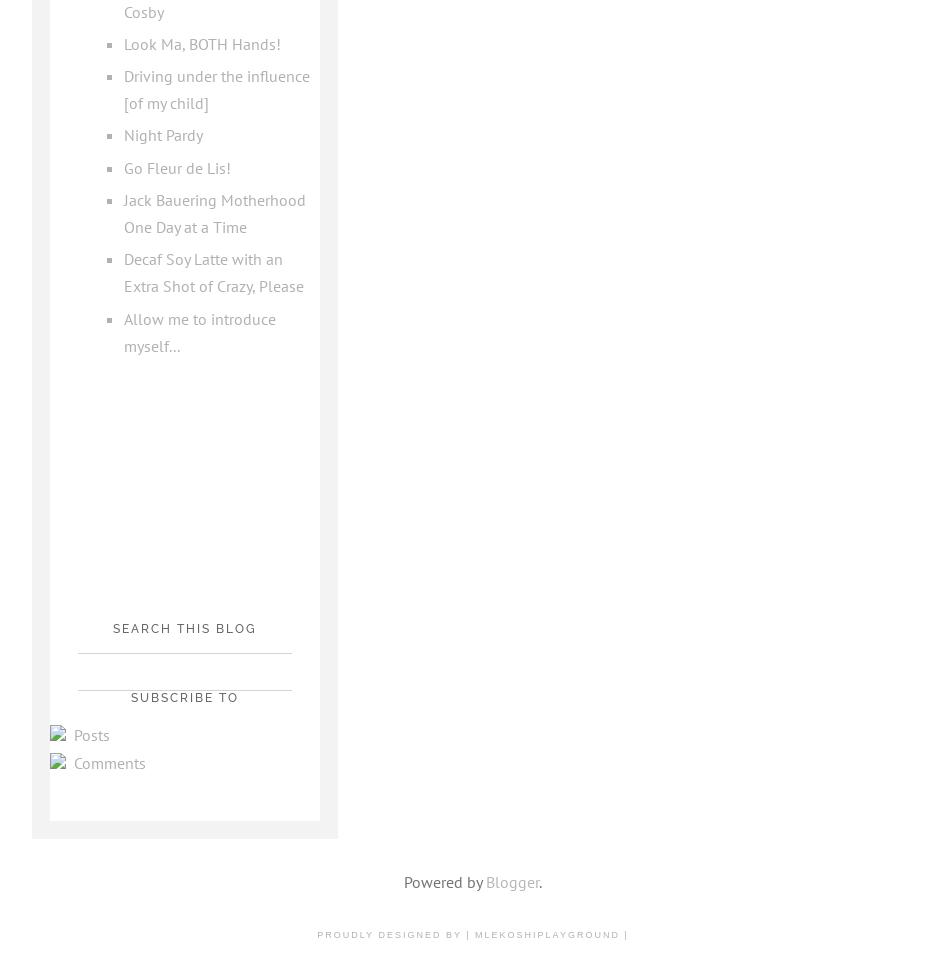  I want to click on 'Powered by', so click(403, 879).